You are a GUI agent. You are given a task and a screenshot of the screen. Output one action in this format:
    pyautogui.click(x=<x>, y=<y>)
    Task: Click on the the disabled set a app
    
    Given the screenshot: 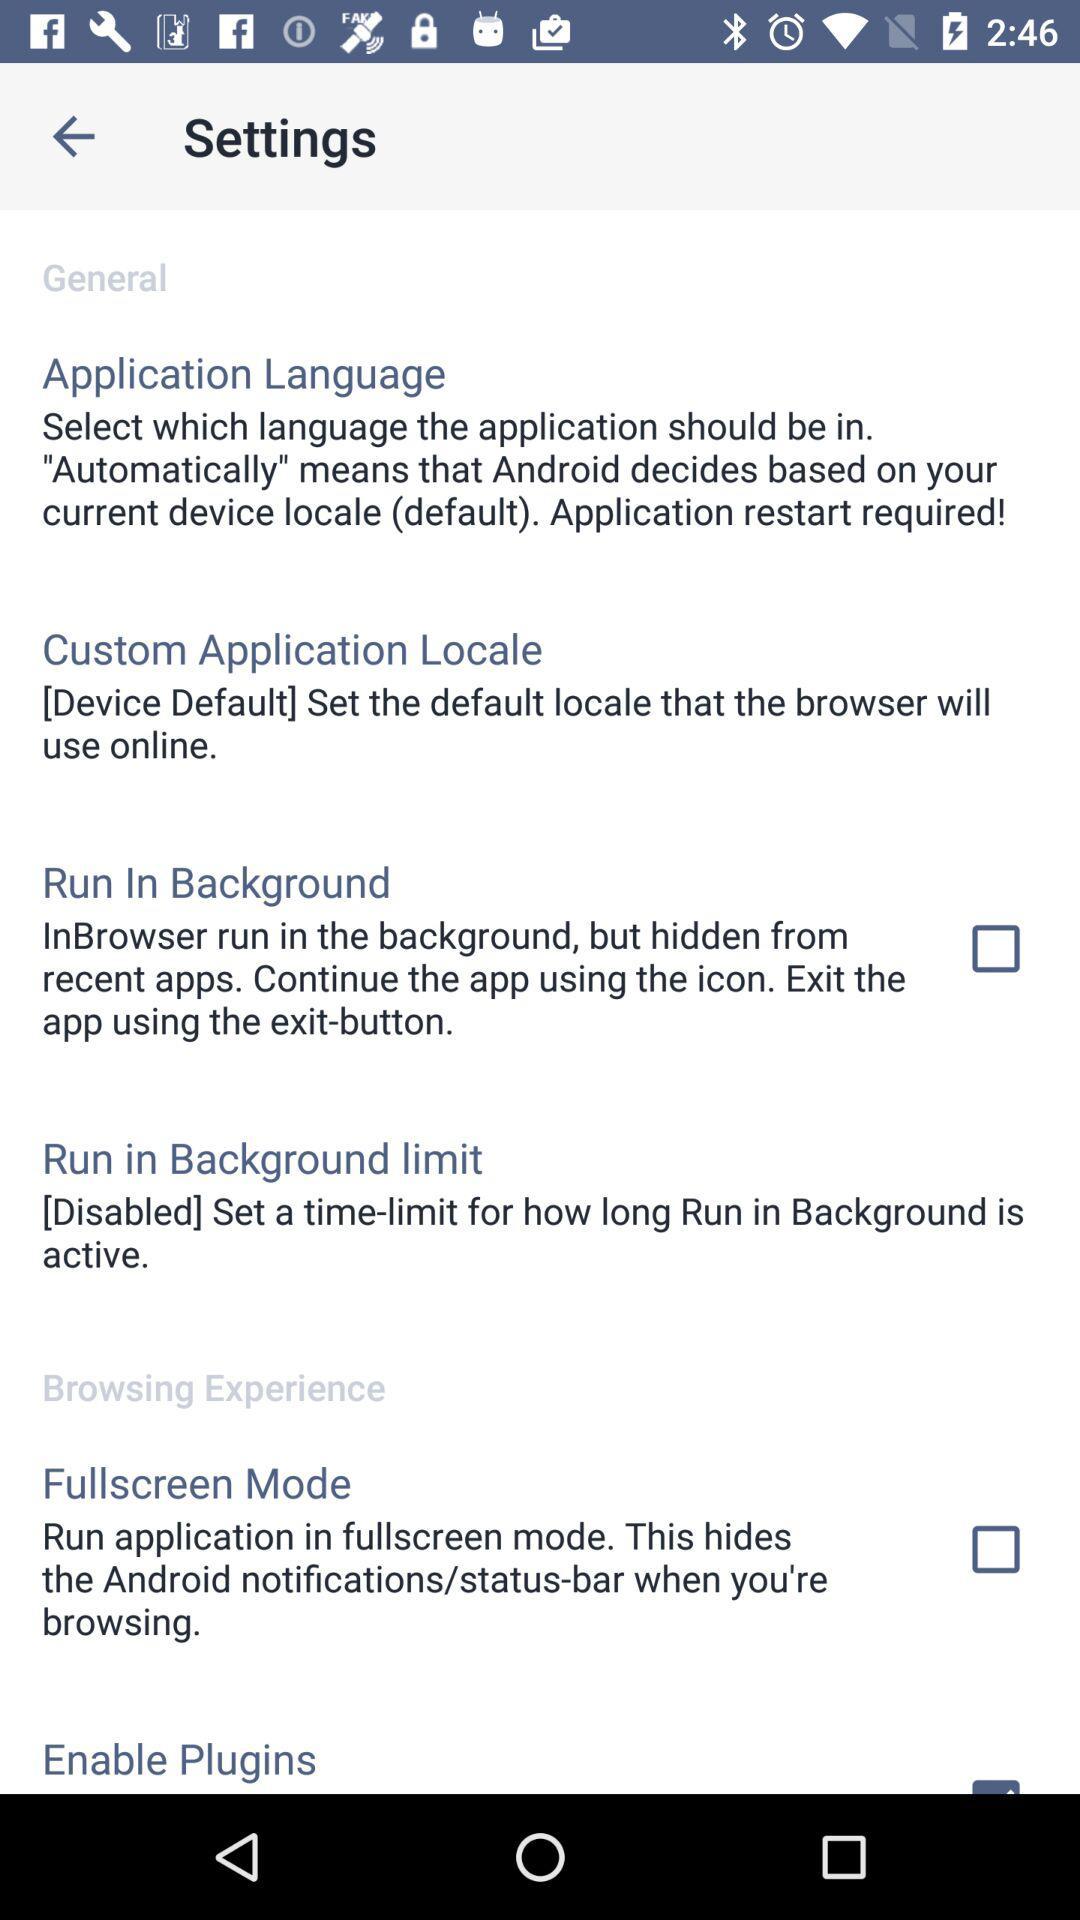 What is the action you would take?
    pyautogui.click(x=540, y=1230)
    